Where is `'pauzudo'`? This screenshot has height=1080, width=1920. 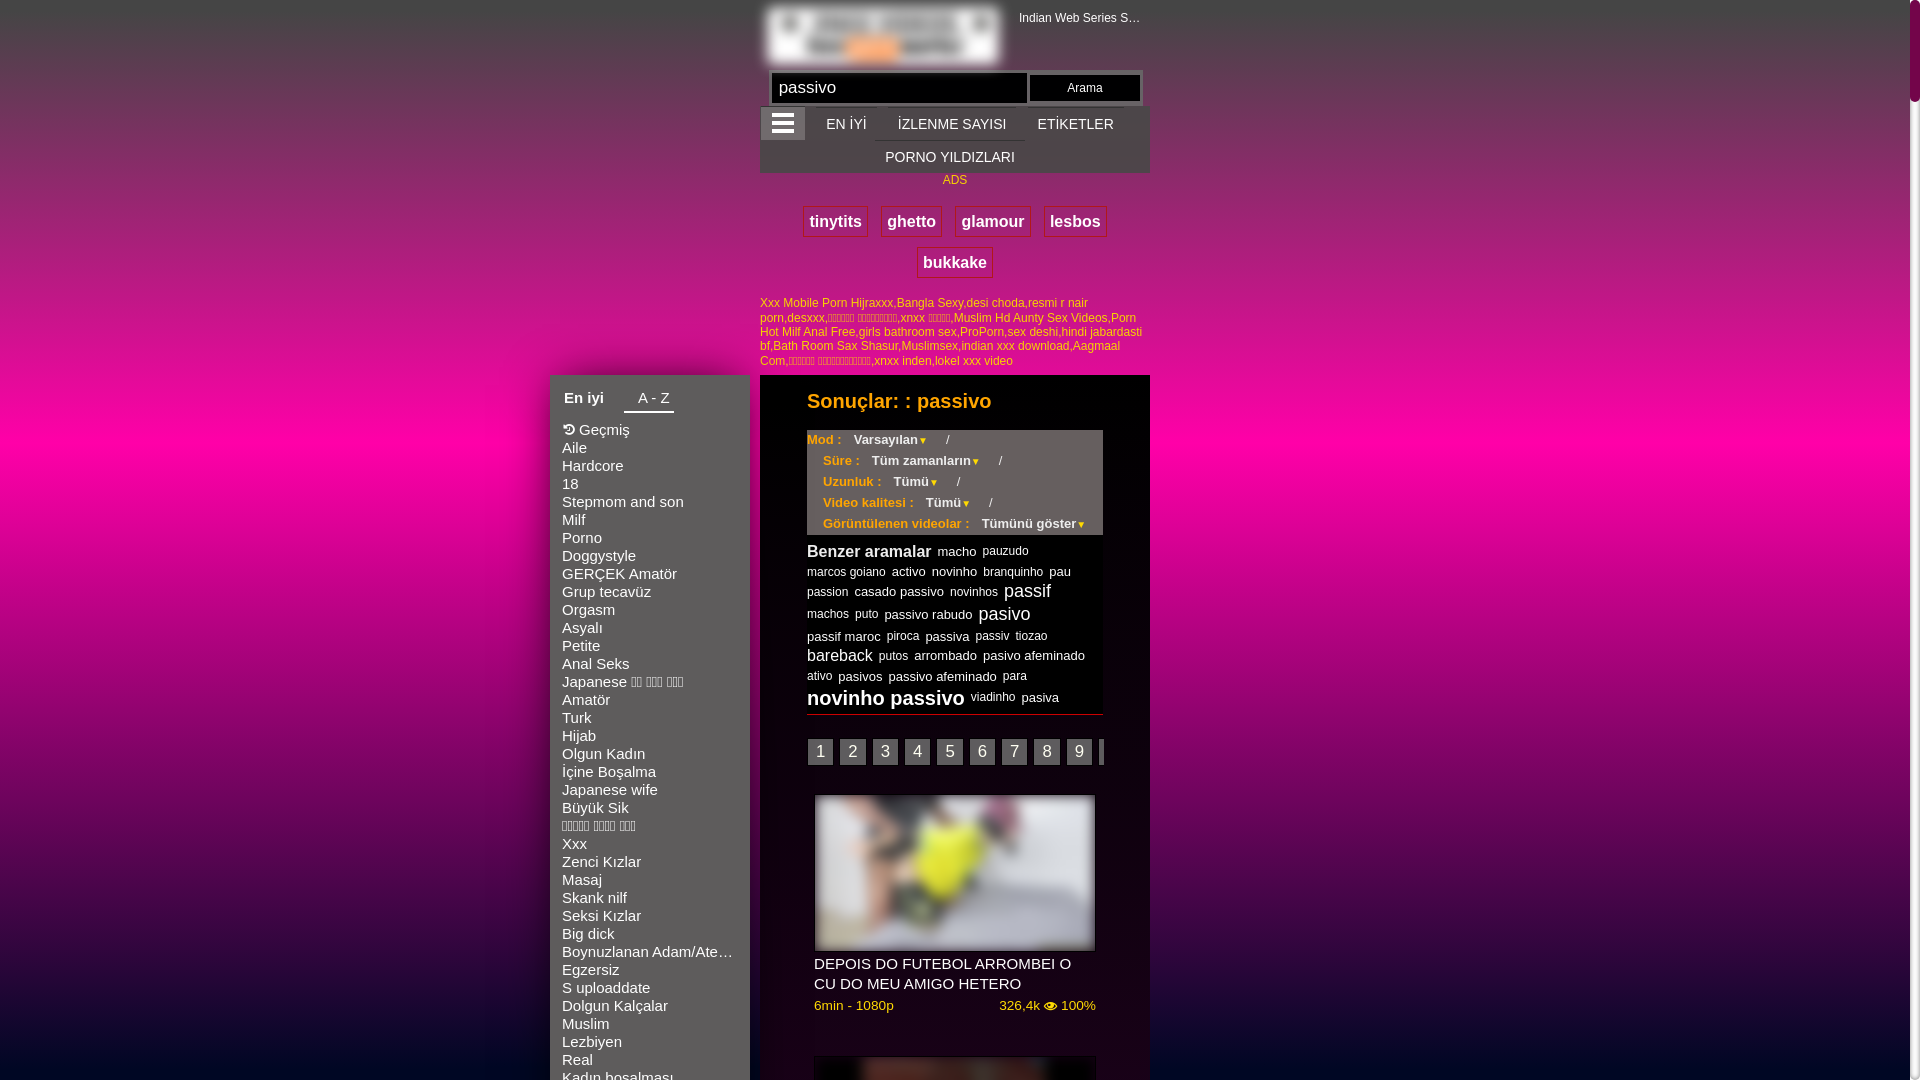 'pauzudo' is located at coordinates (1006, 551).